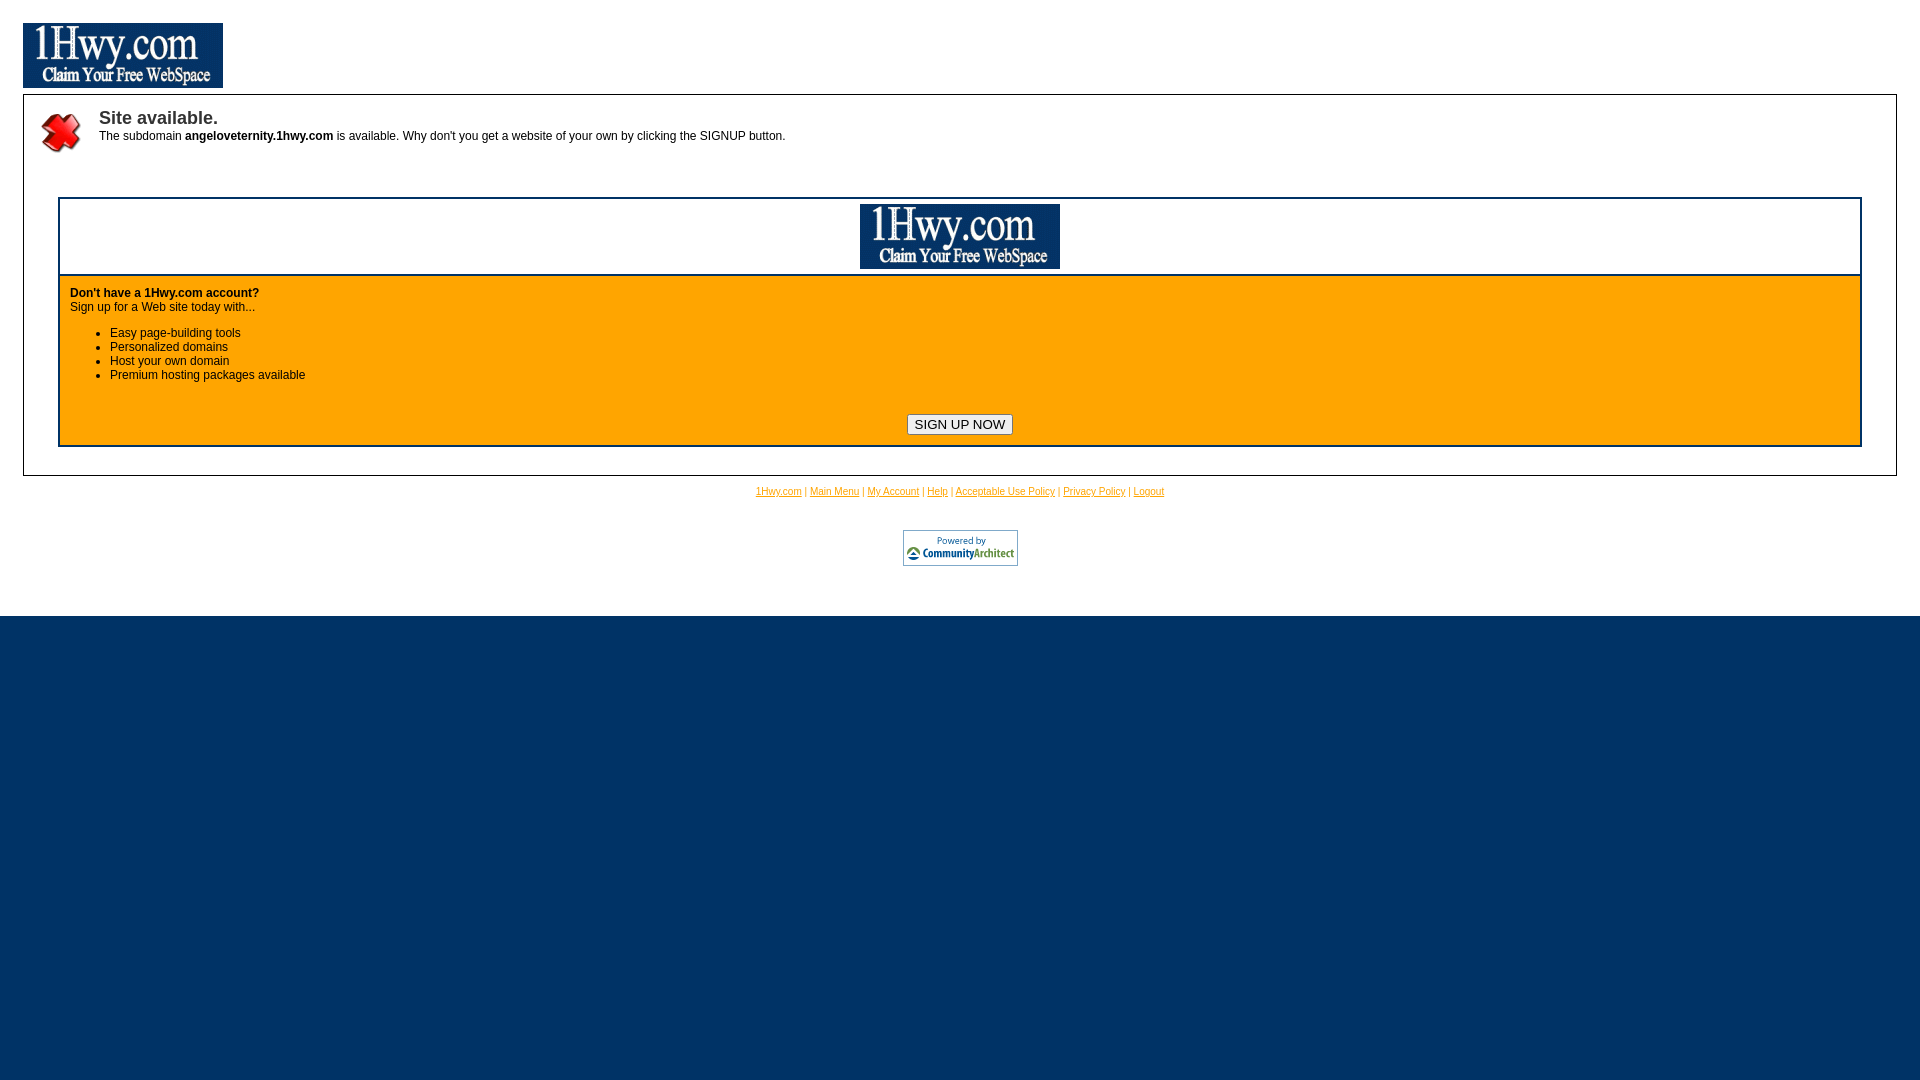 The height and width of the screenshot is (1080, 1920). What do you see at coordinates (834, 491) in the screenshot?
I see `'Main Menu'` at bounding box center [834, 491].